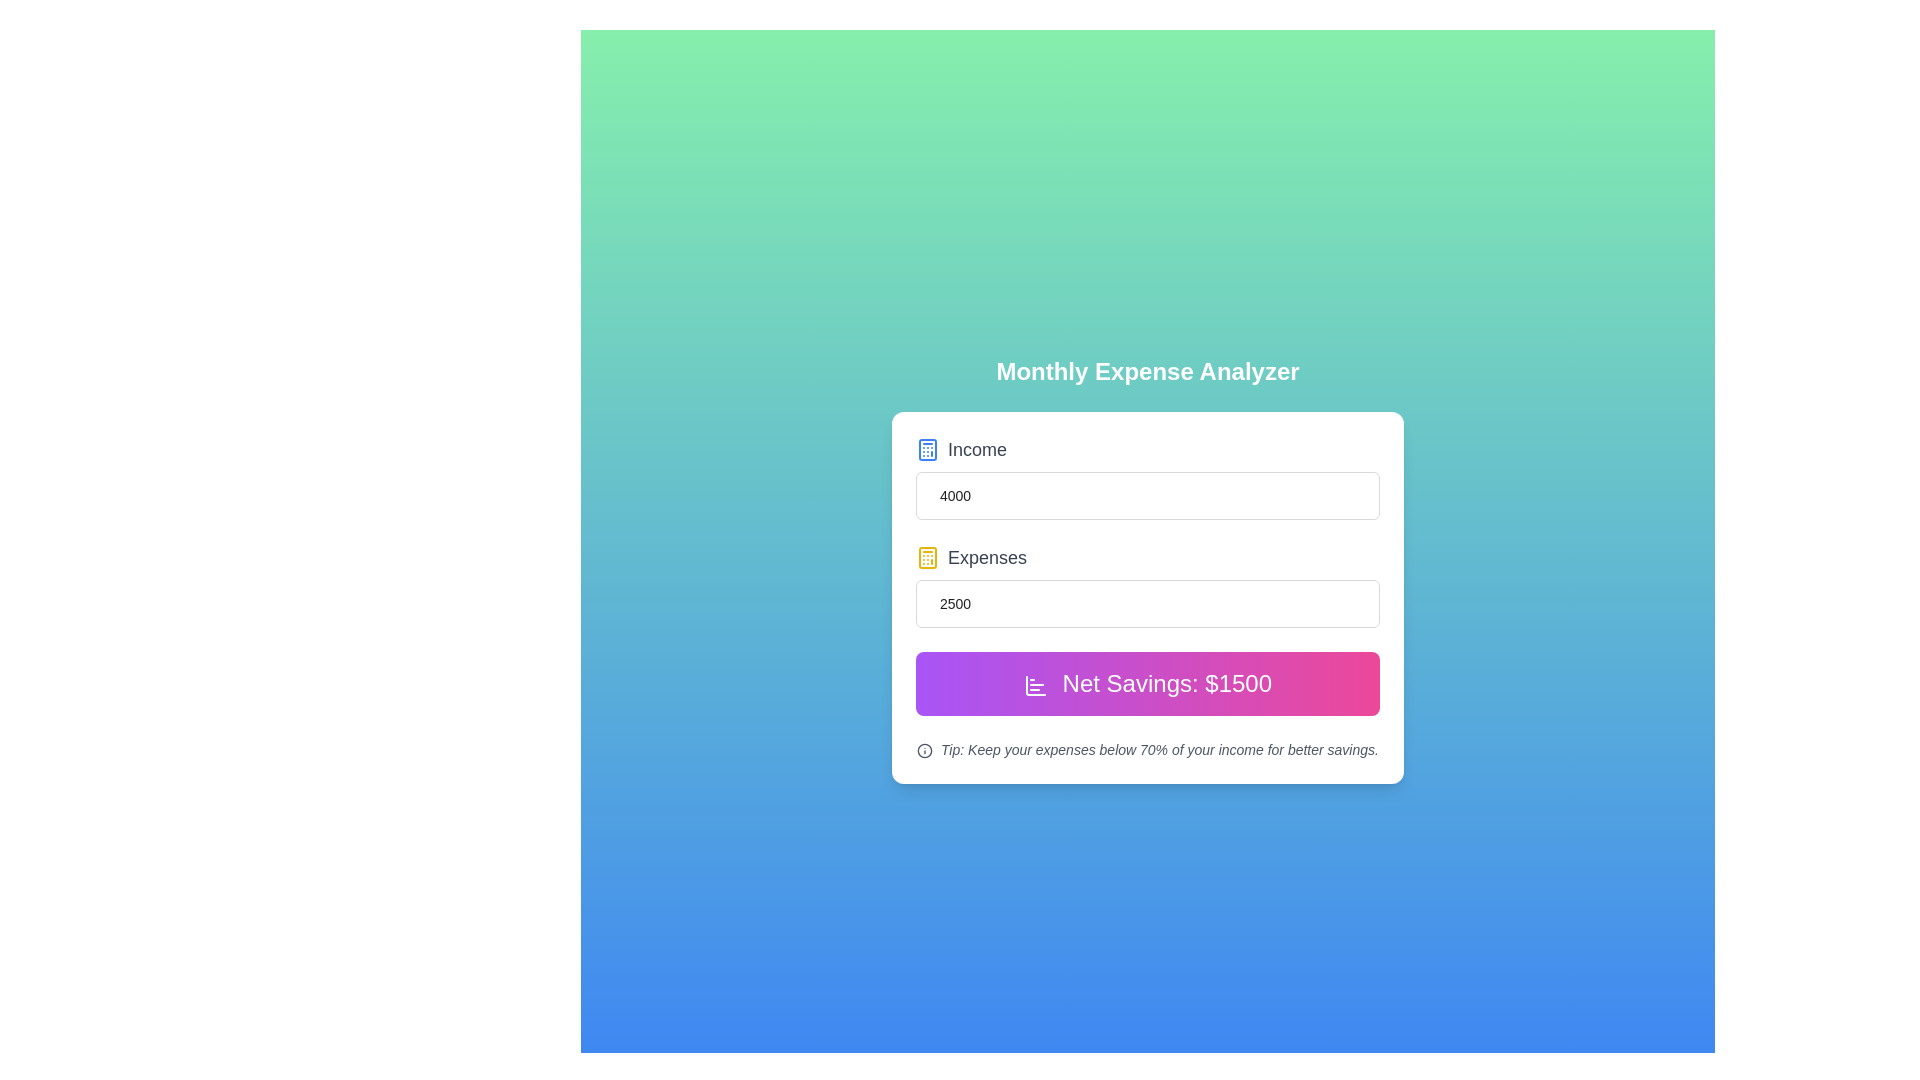 This screenshot has width=1920, height=1080. What do you see at coordinates (926, 450) in the screenshot?
I see `the small blue calculator icon located to the left of the 'Income' text in the form's input section` at bounding box center [926, 450].